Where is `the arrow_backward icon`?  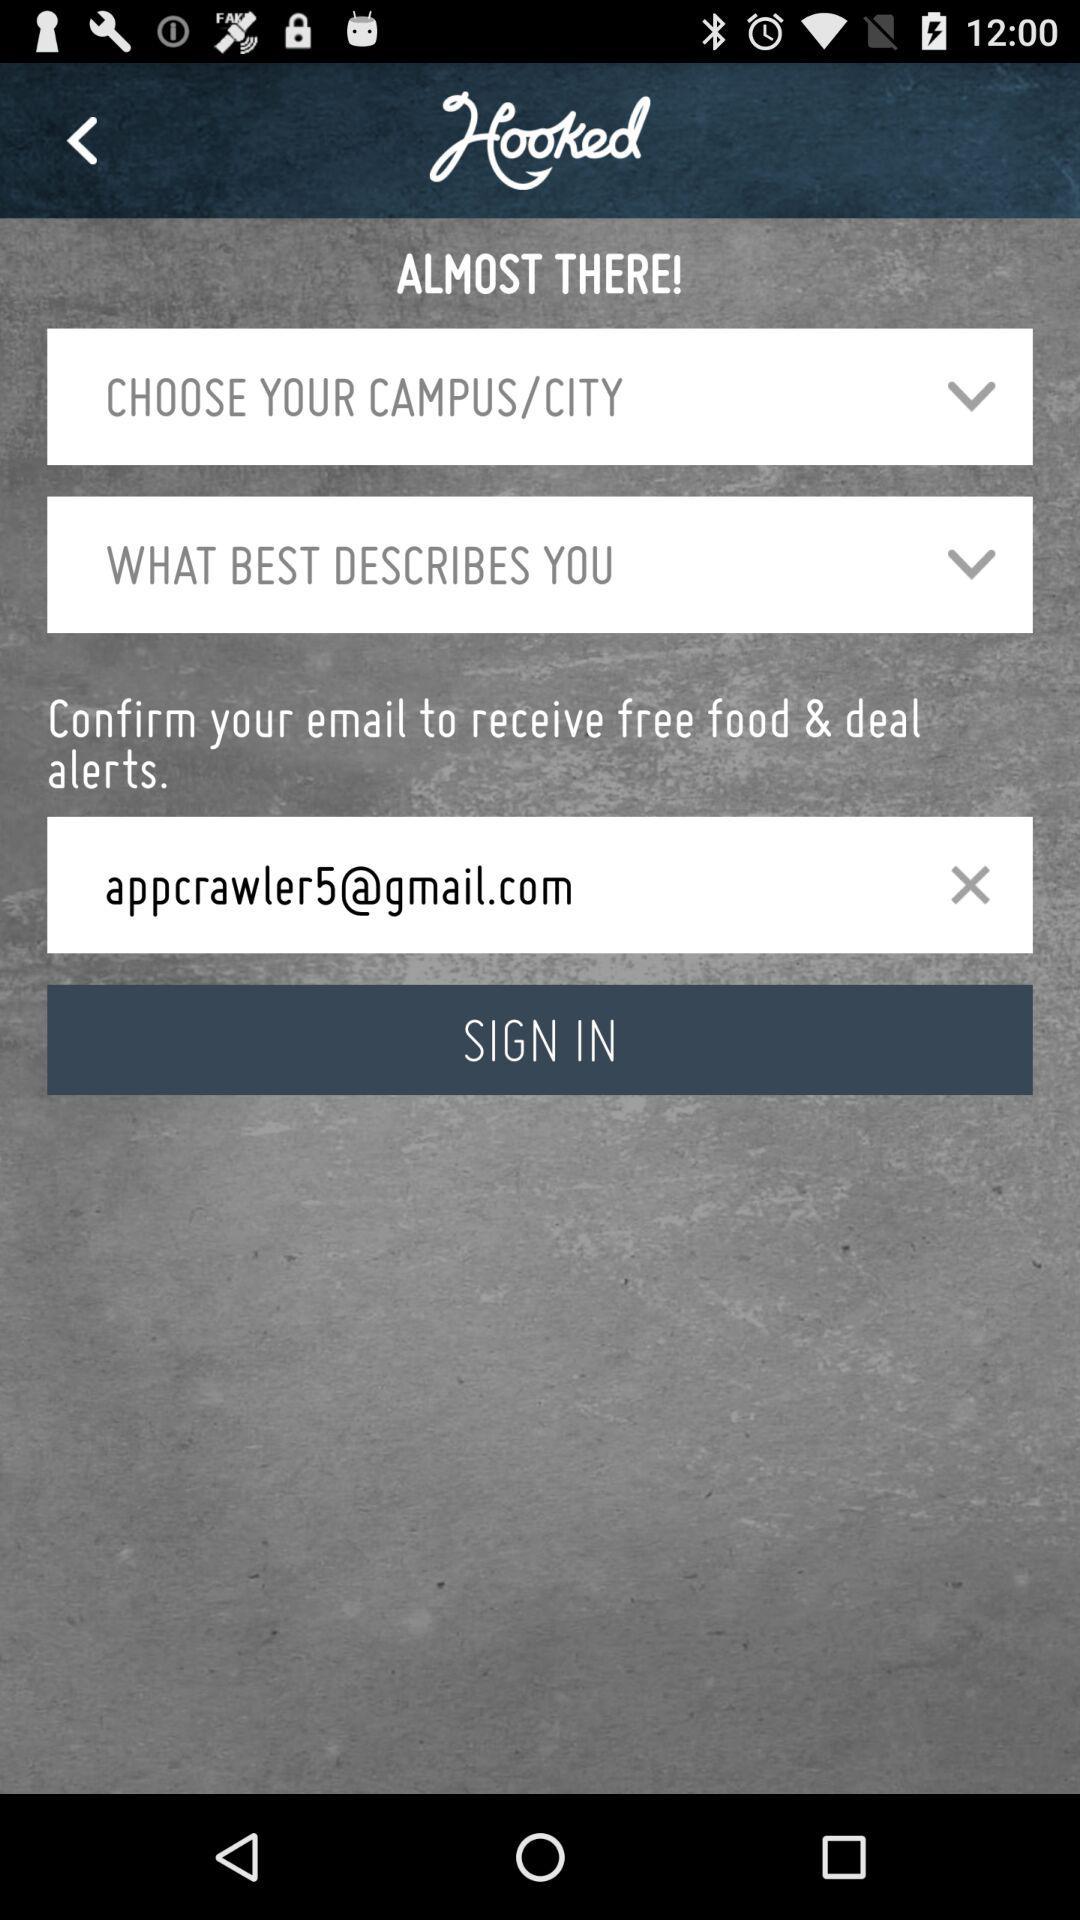
the arrow_backward icon is located at coordinates (80, 149).